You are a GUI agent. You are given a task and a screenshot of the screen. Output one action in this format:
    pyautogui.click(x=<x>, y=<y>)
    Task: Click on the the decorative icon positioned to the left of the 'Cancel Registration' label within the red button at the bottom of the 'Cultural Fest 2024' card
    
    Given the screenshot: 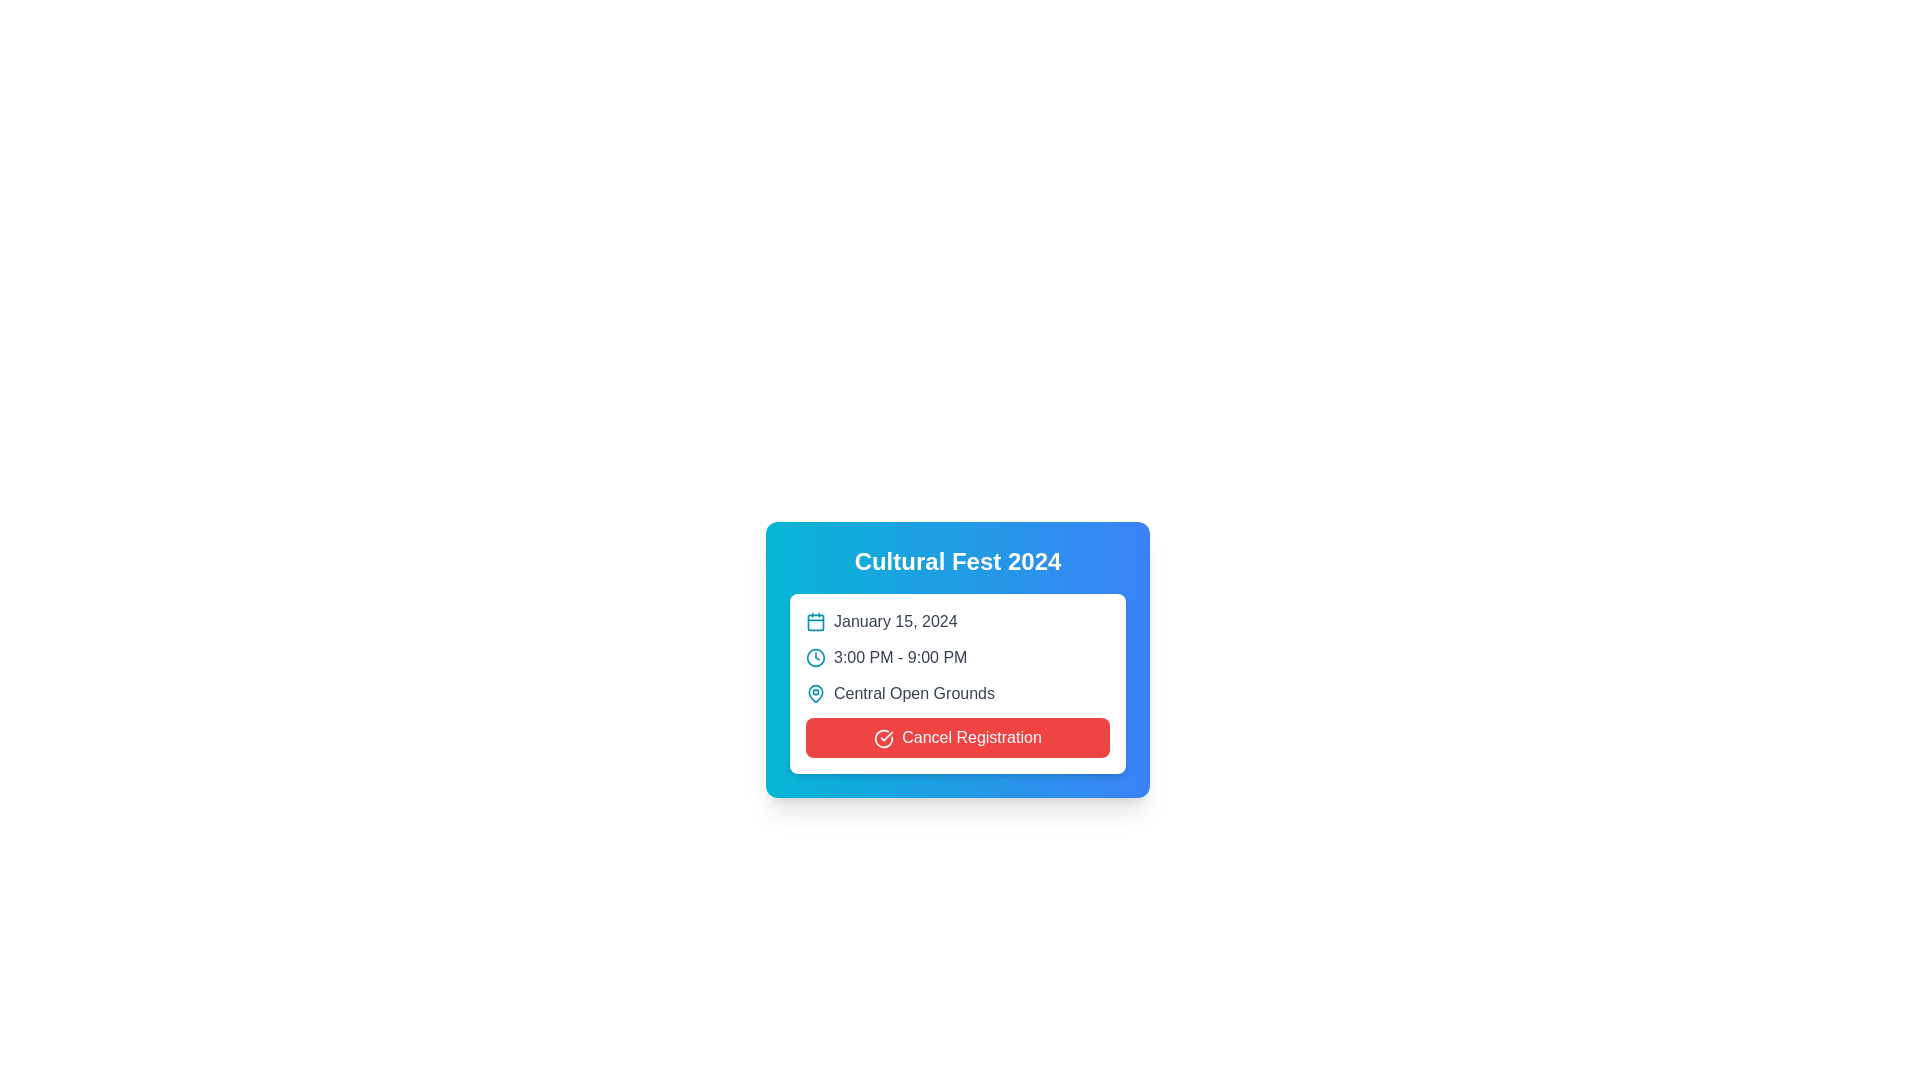 What is the action you would take?
    pyautogui.click(x=883, y=738)
    